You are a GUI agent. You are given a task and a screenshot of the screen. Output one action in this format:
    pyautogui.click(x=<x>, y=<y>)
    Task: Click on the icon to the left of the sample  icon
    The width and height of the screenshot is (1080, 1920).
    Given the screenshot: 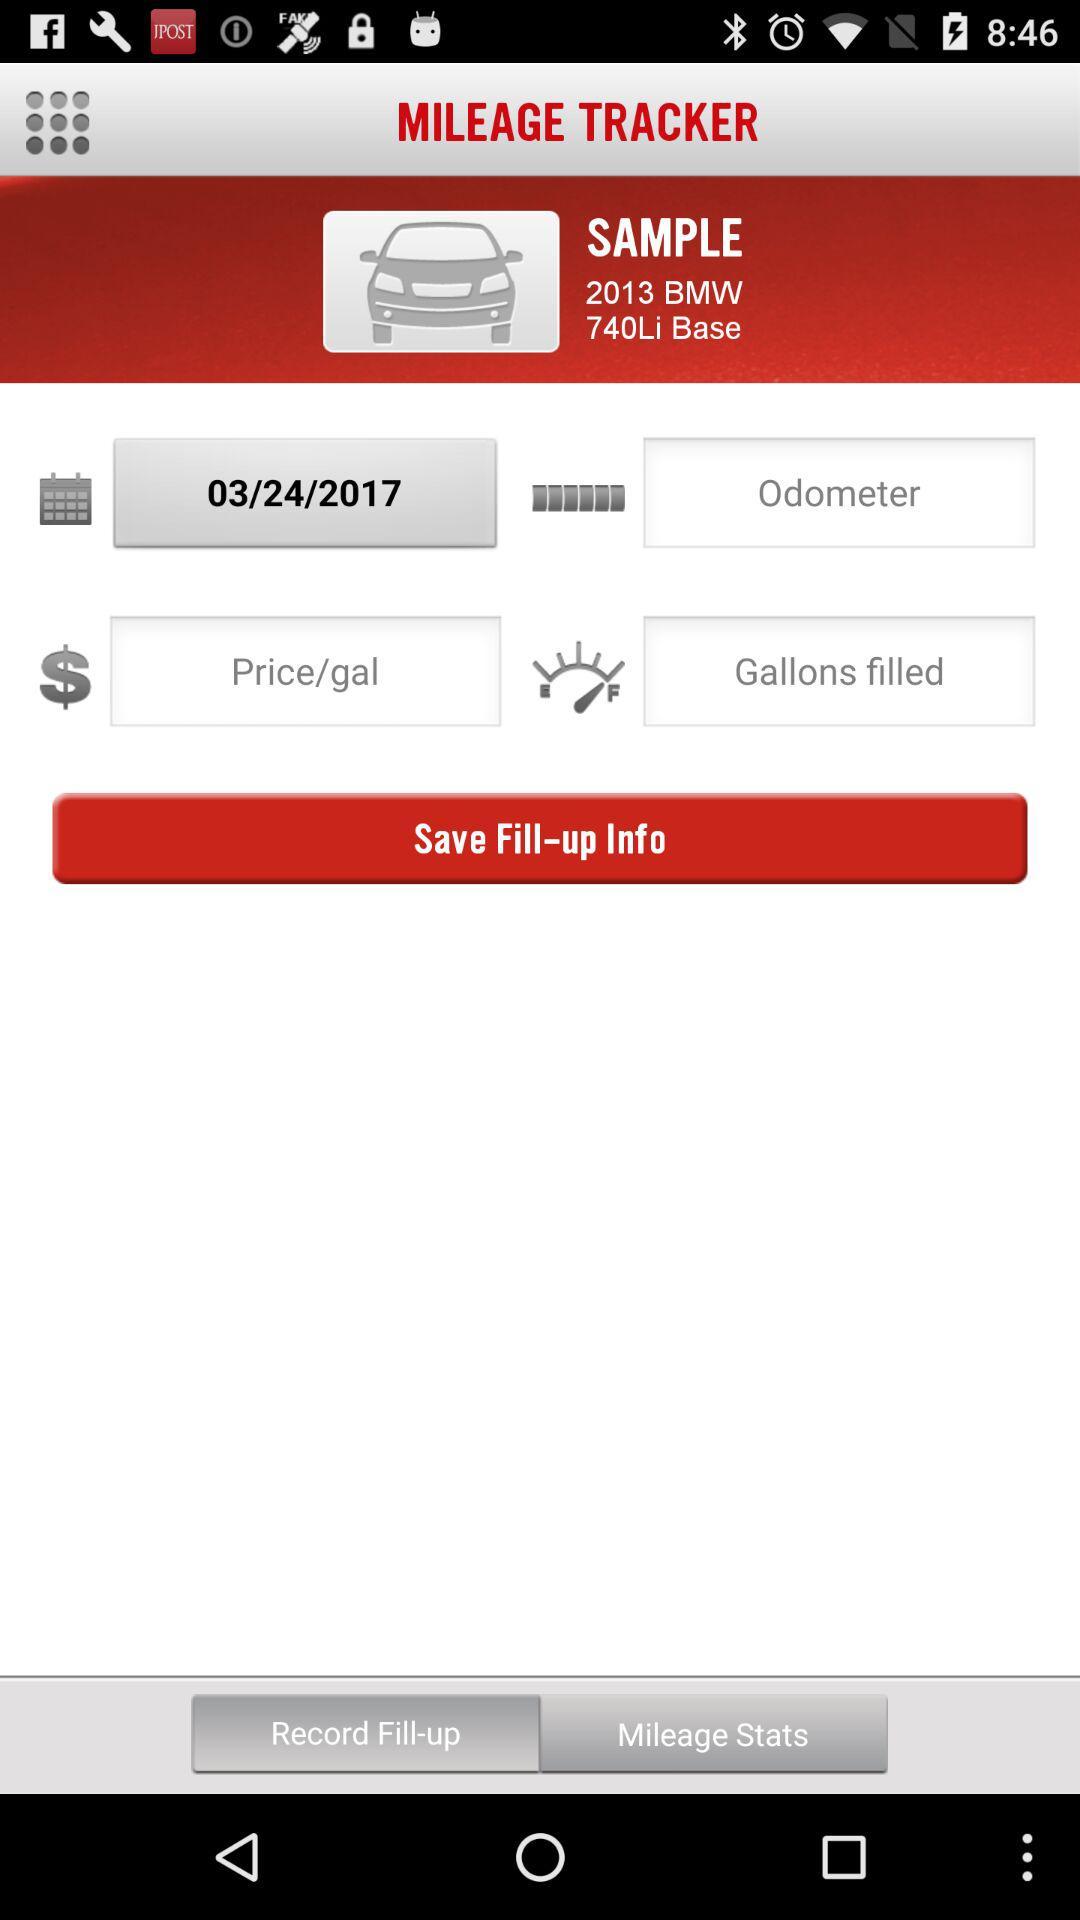 What is the action you would take?
    pyautogui.click(x=440, y=280)
    